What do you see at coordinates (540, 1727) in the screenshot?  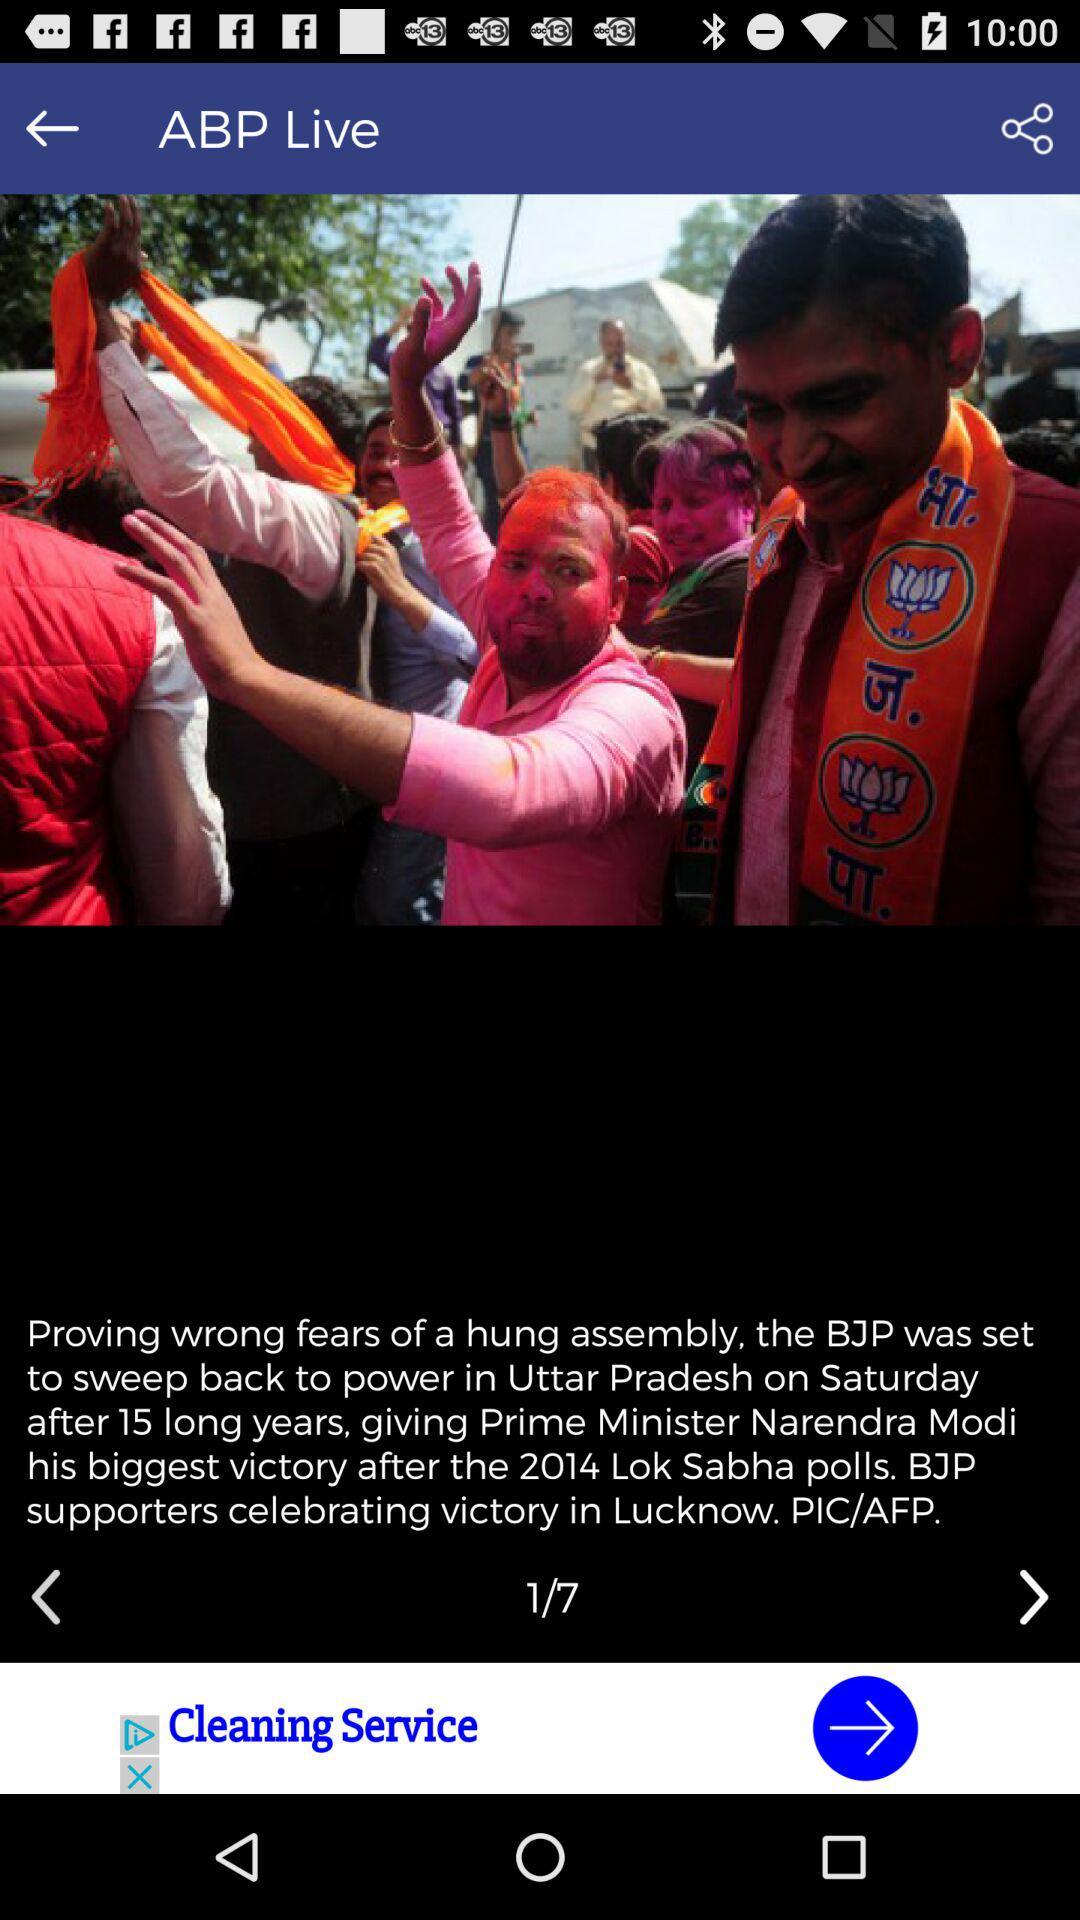 I see `advertisement` at bounding box center [540, 1727].